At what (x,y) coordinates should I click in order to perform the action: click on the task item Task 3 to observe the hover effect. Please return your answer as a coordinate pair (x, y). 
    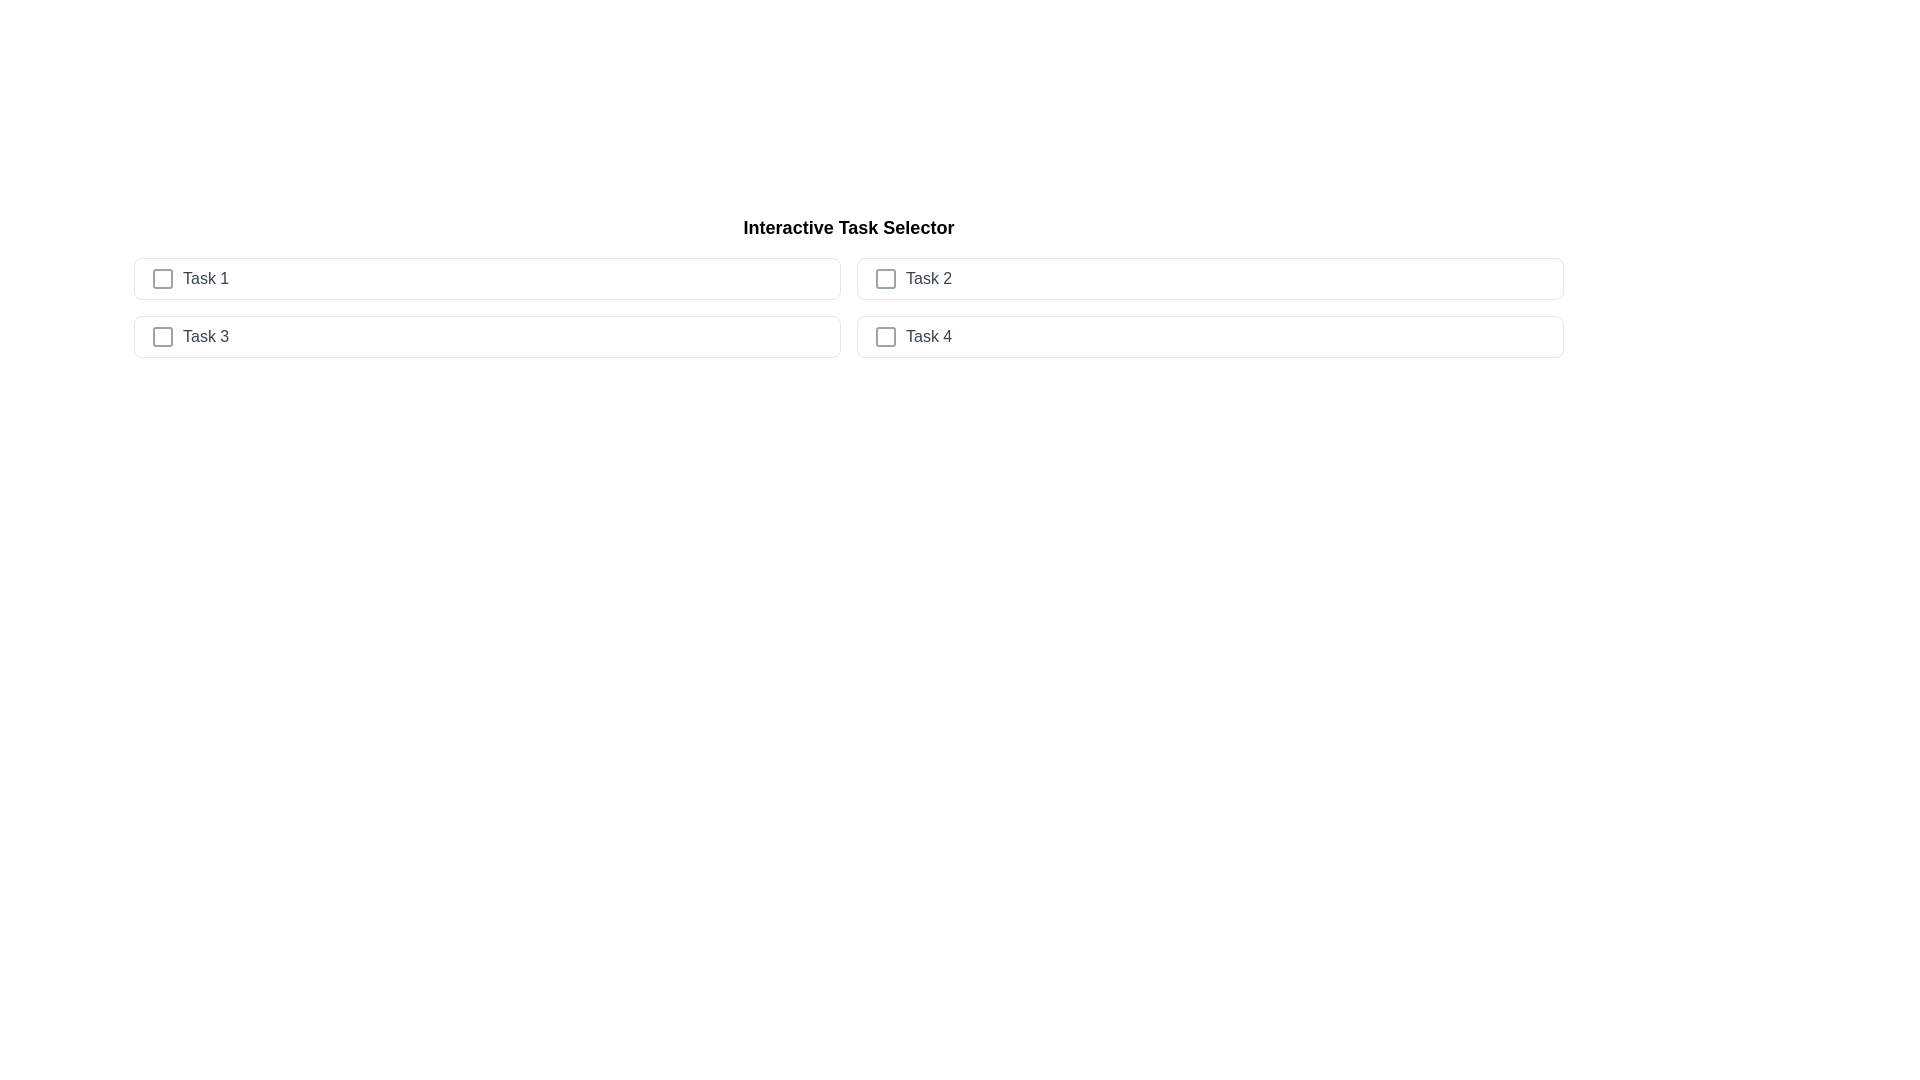
    Looking at the image, I should click on (487, 335).